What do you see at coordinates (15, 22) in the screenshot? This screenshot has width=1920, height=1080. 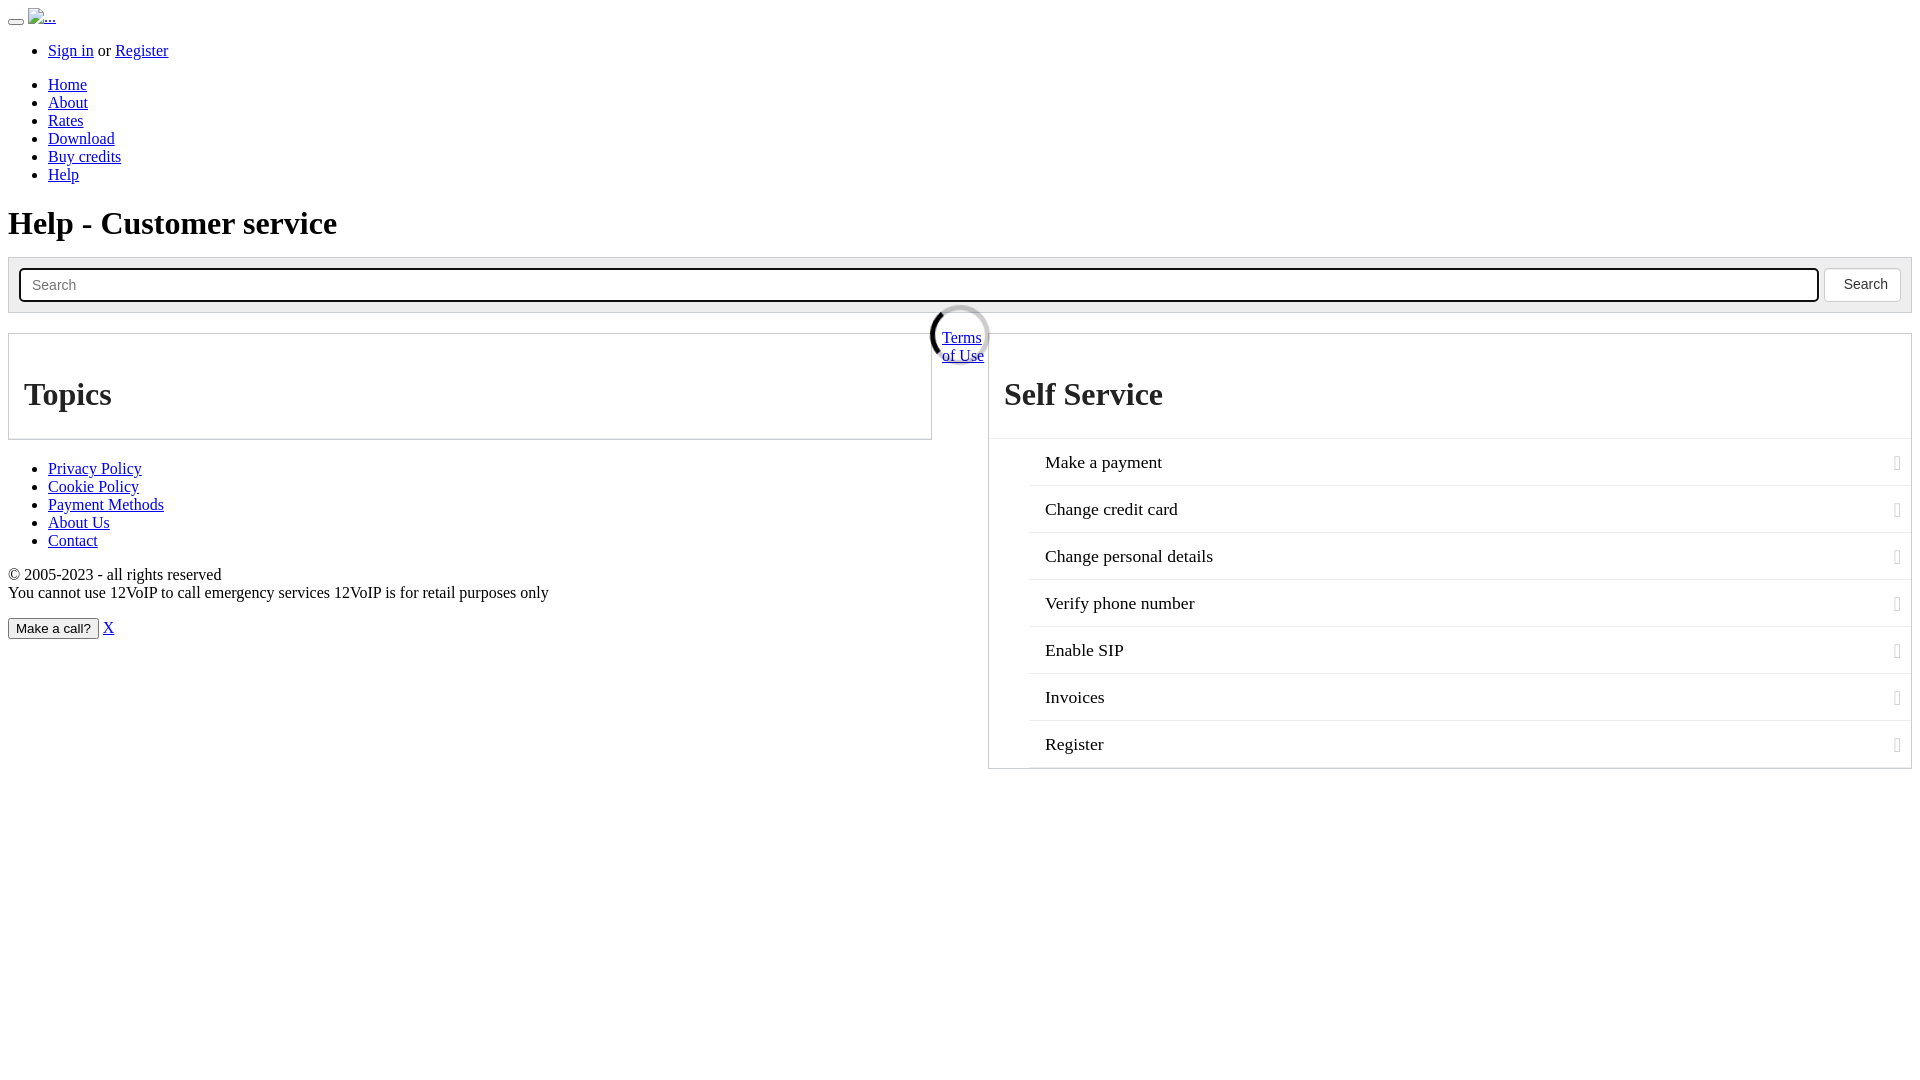 I see `'Toggle navigation'` at bounding box center [15, 22].